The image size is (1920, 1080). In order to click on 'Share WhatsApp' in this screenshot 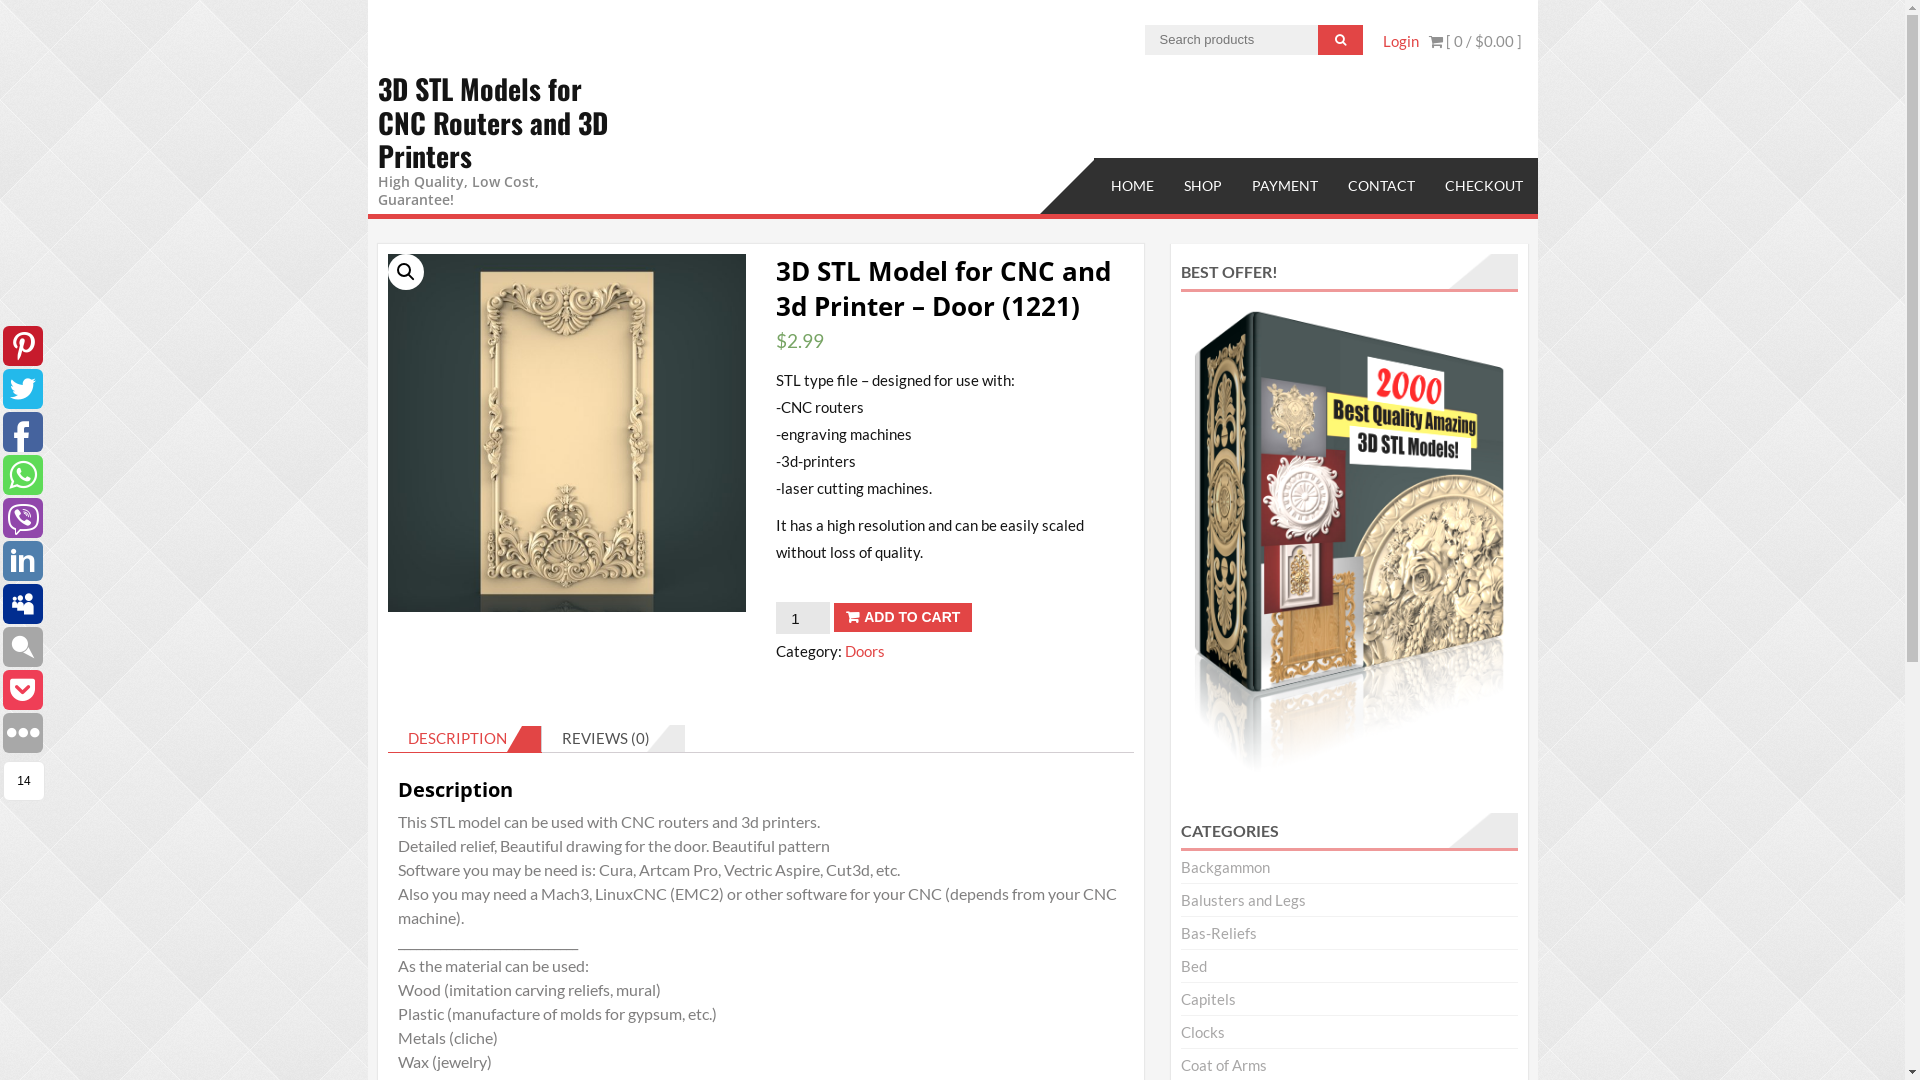, I will do `click(23, 474)`.